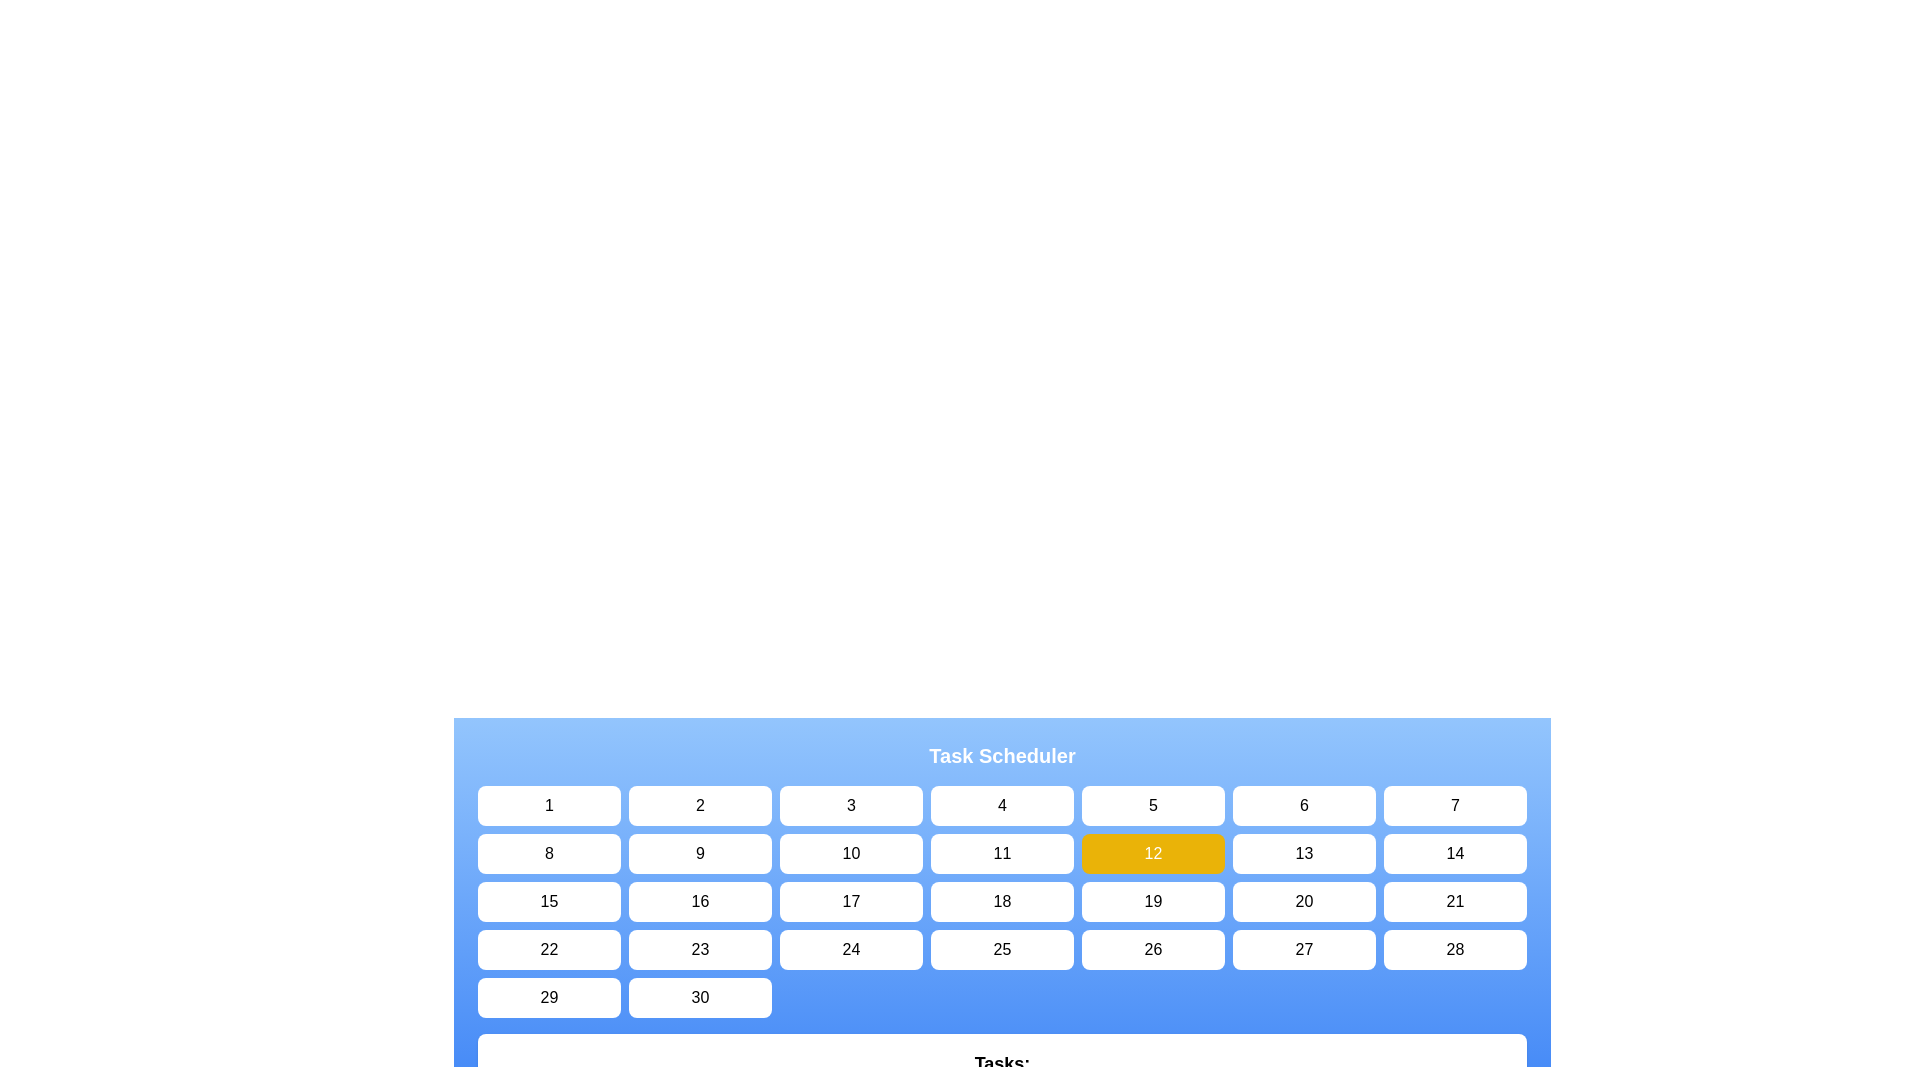 The width and height of the screenshot is (1920, 1080). Describe the element at coordinates (1455, 948) in the screenshot. I see `the rectangular button labeled '28' with black text on a white background, located` at that location.